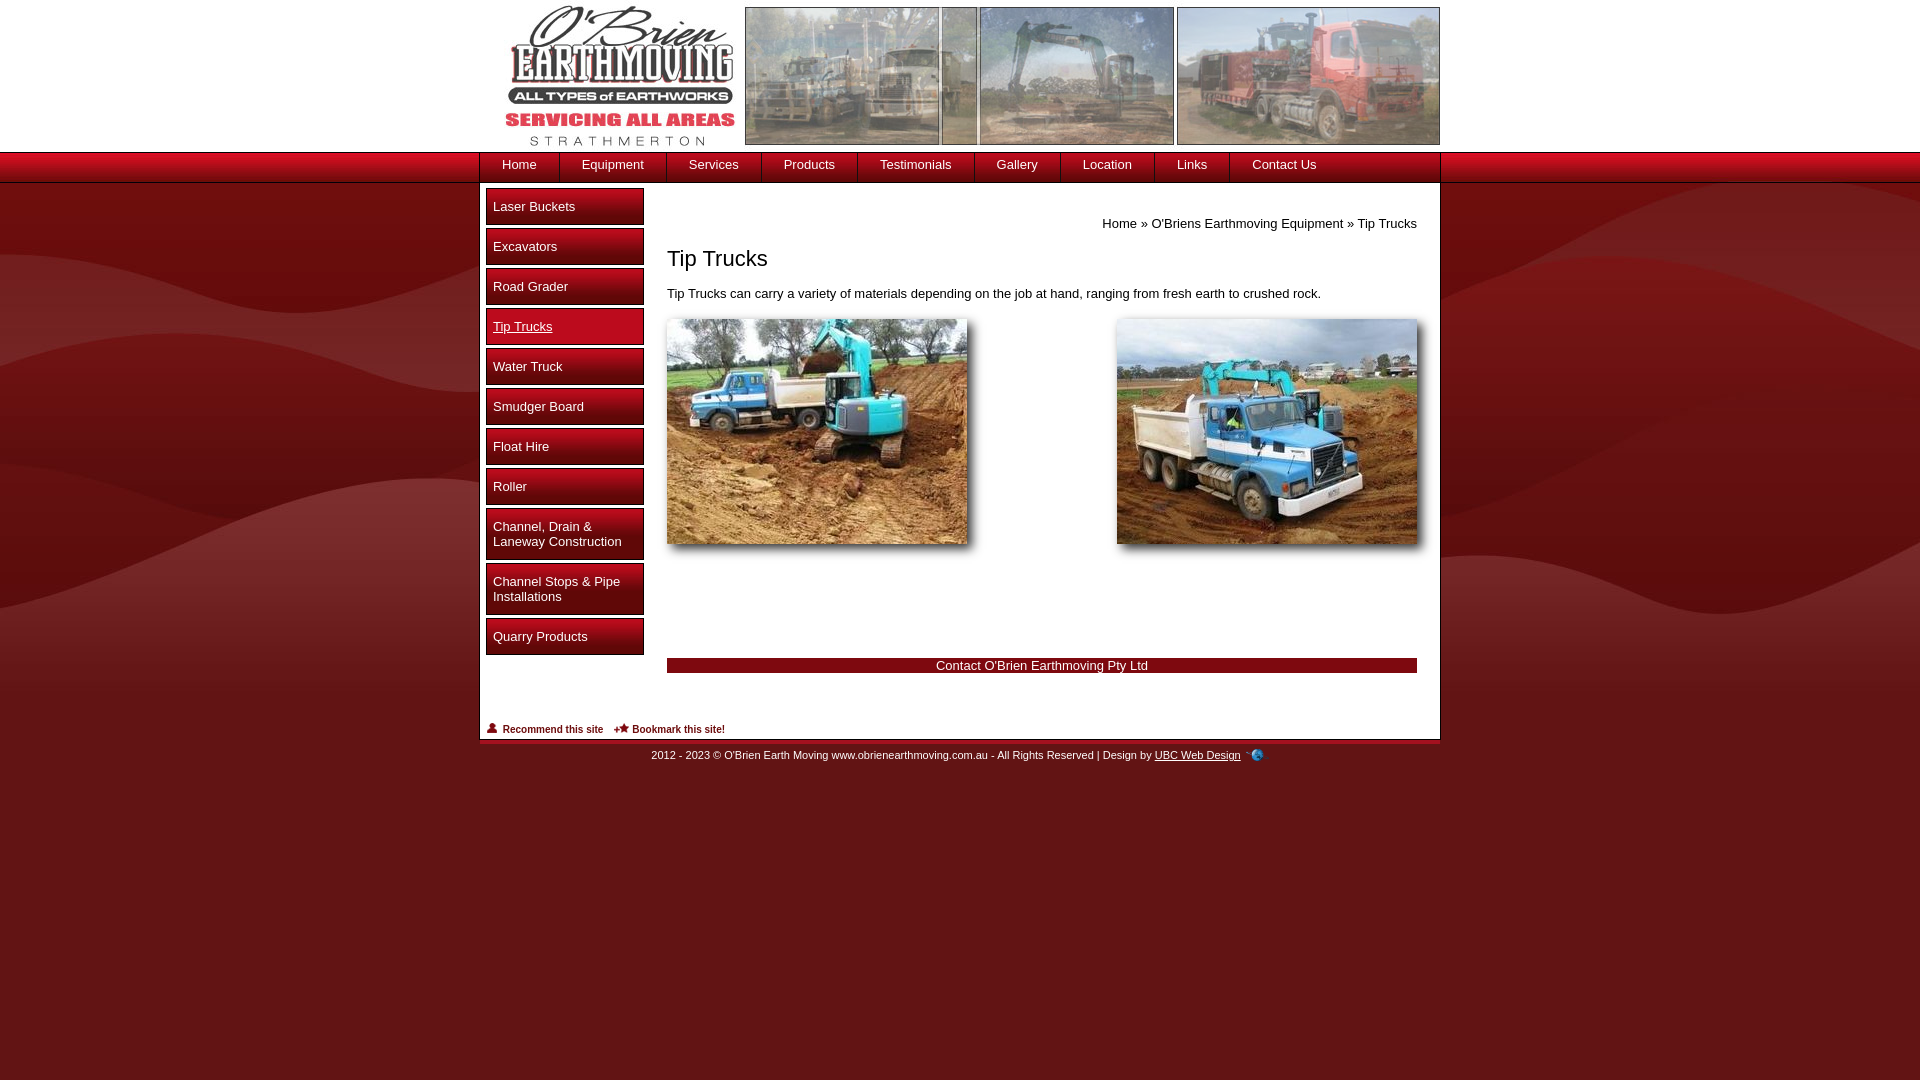  Describe the element at coordinates (543, 729) in the screenshot. I see `'Recommend this site'` at that location.